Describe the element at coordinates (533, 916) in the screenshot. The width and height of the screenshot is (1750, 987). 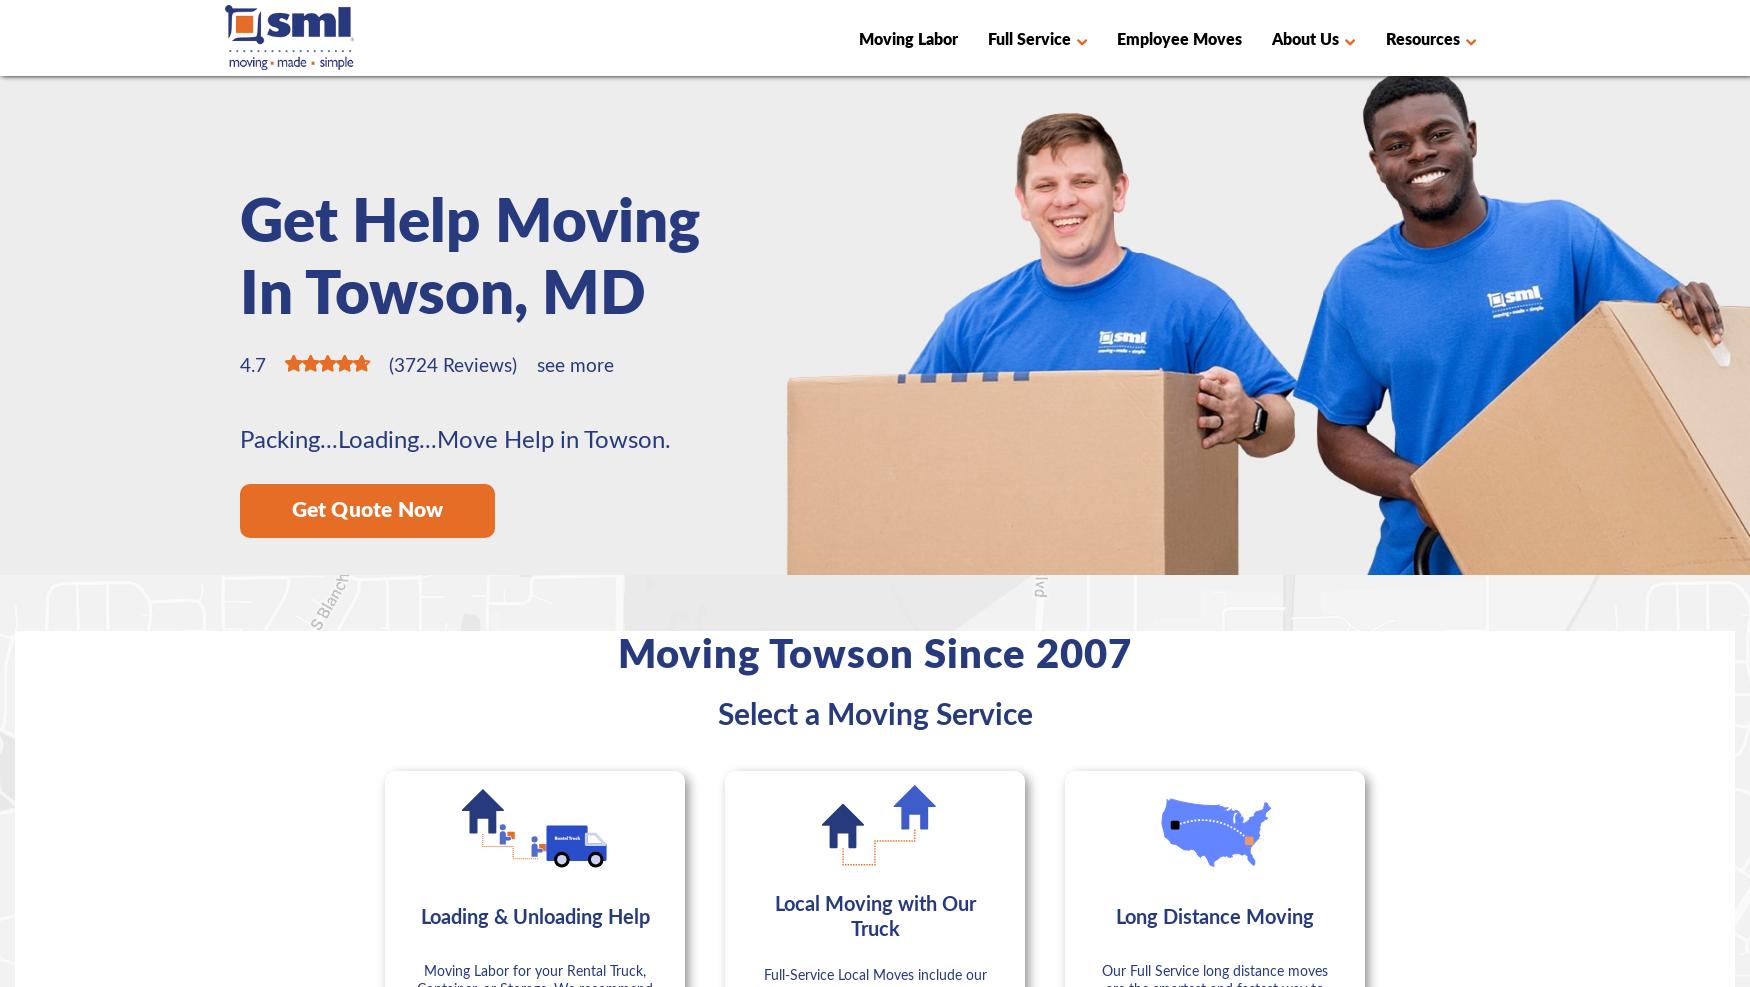
I see `'Loading & Unloading Help'` at that location.